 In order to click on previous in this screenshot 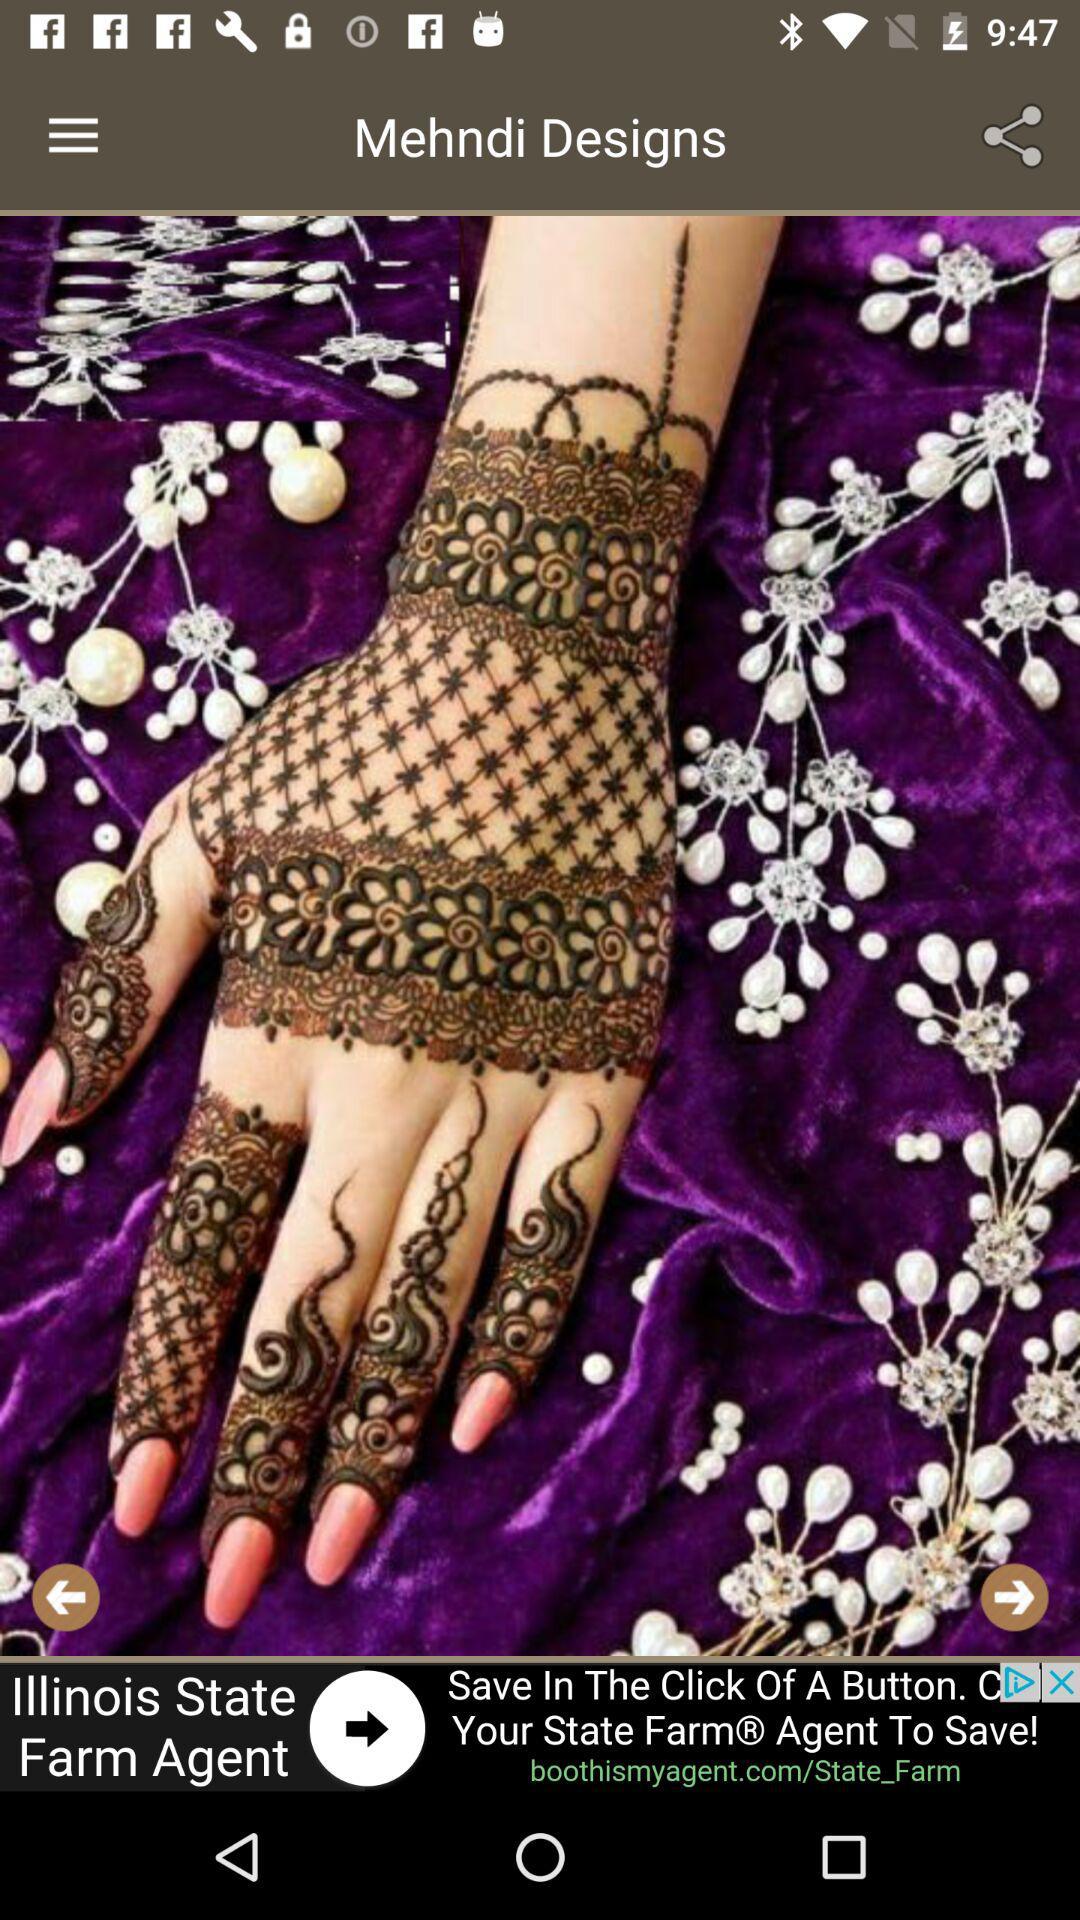, I will do `click(64, 1596)`.